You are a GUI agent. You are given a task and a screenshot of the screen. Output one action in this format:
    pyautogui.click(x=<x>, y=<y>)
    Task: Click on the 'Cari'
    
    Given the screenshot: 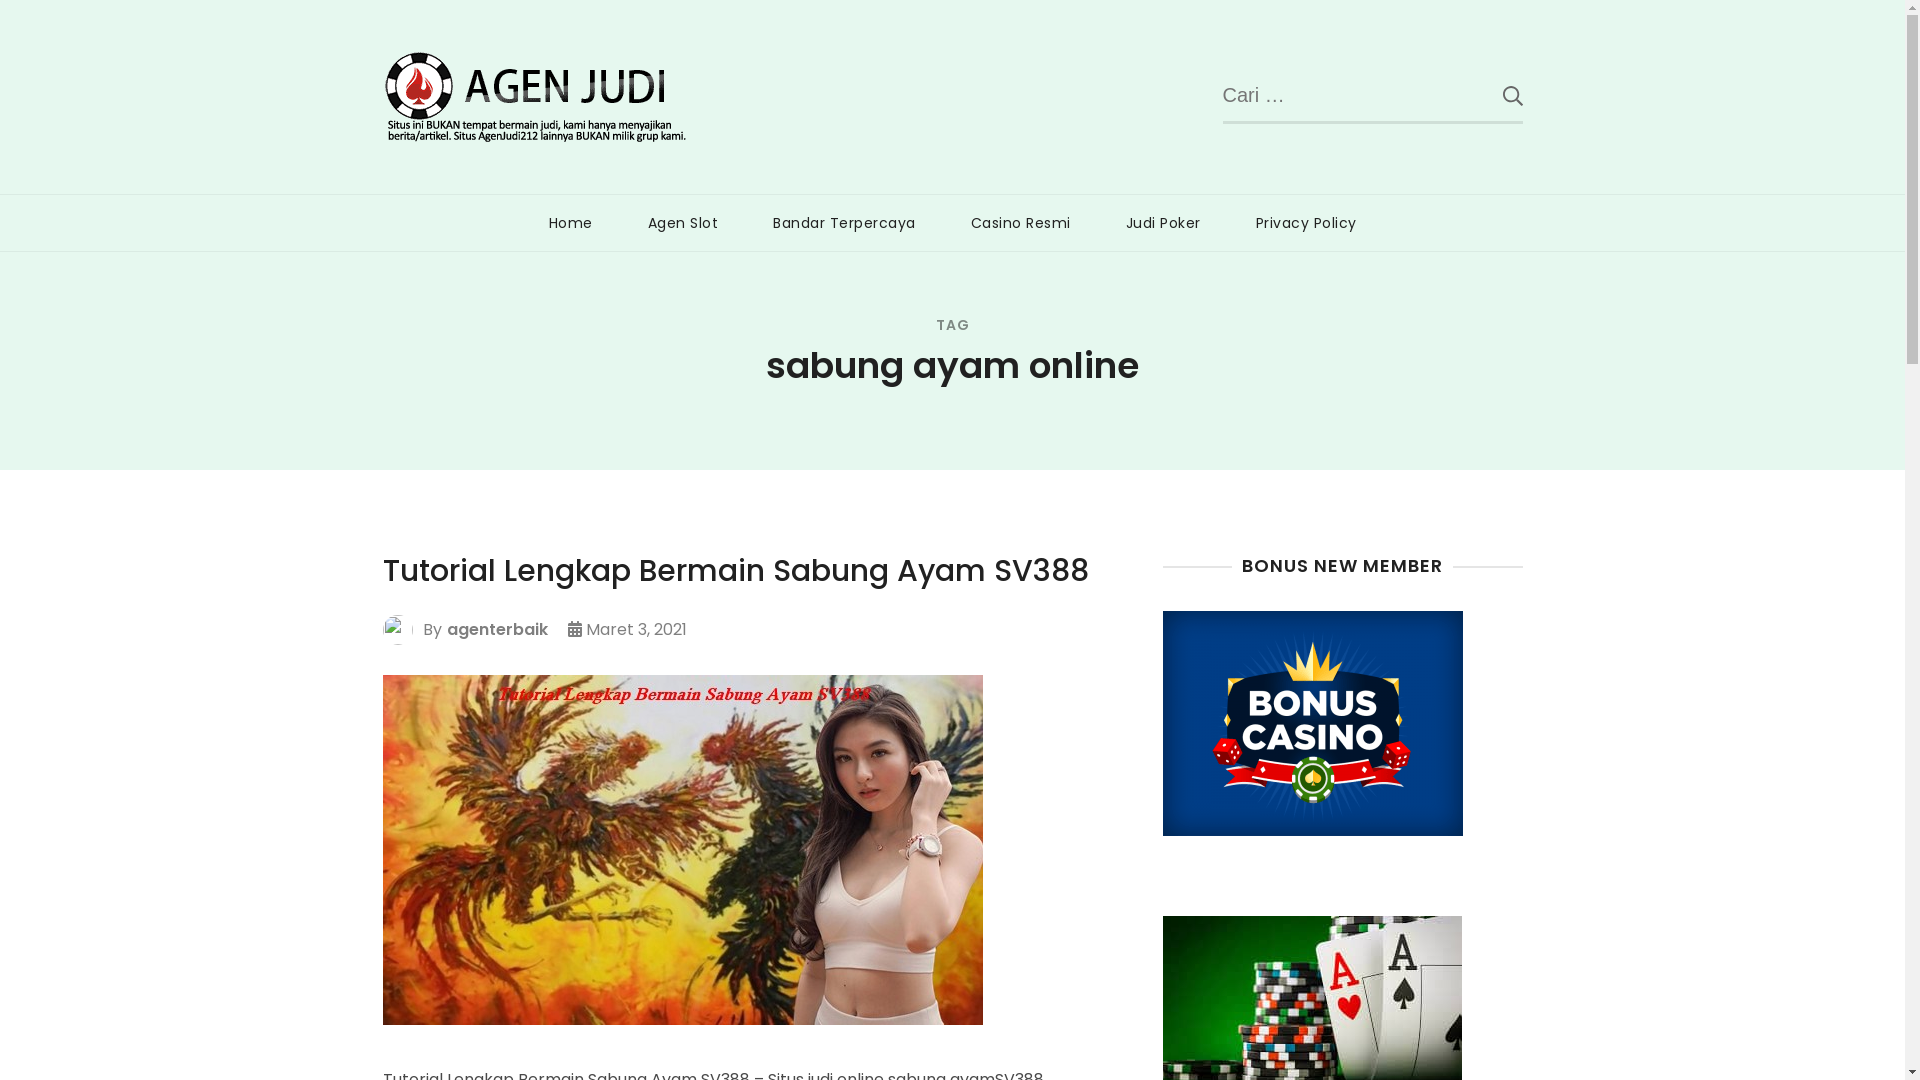 What is the action you would take?
    pyautogui.click(x=1472, y=95)
    